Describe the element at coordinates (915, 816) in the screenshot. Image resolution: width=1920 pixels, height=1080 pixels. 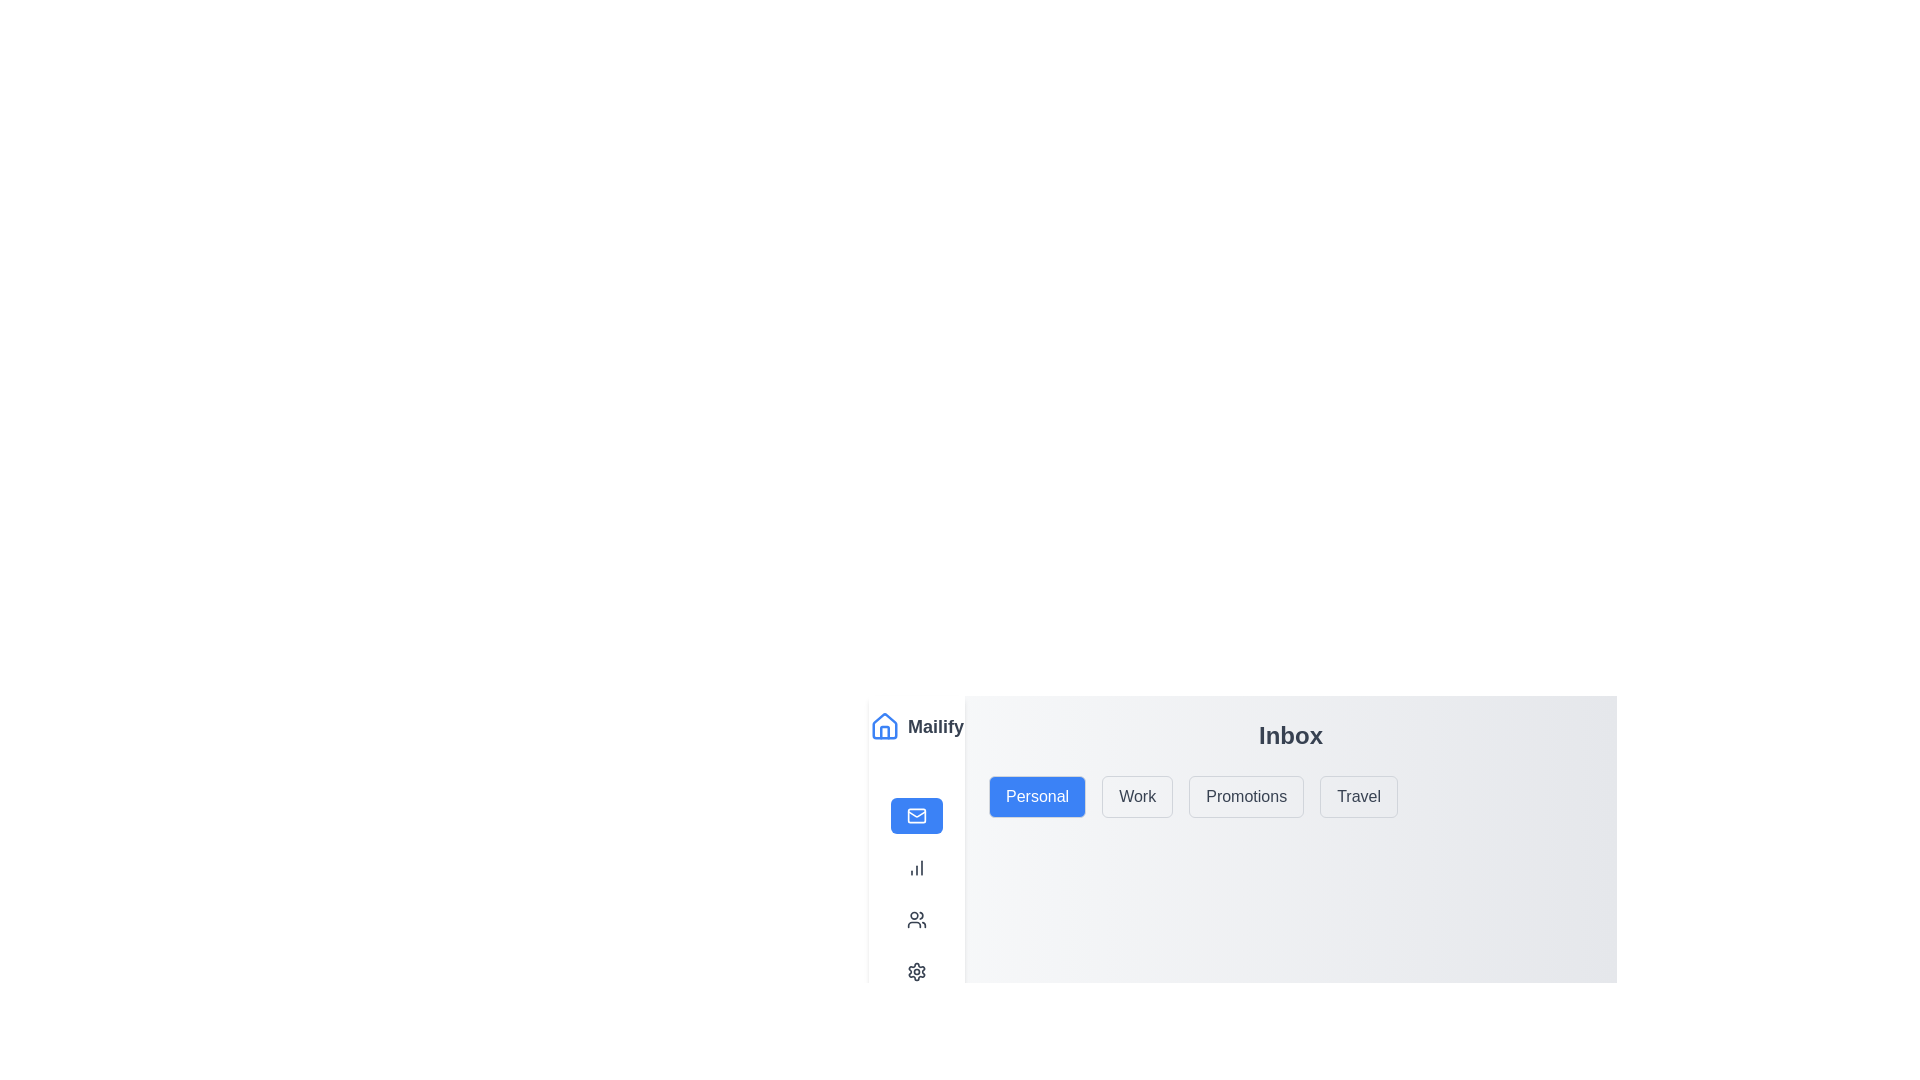
I see `the rectangle part of the mail icon, which is the main body of the envelope icon located in the navigation bar, second from the top and slightly right of the left edge` at that location.